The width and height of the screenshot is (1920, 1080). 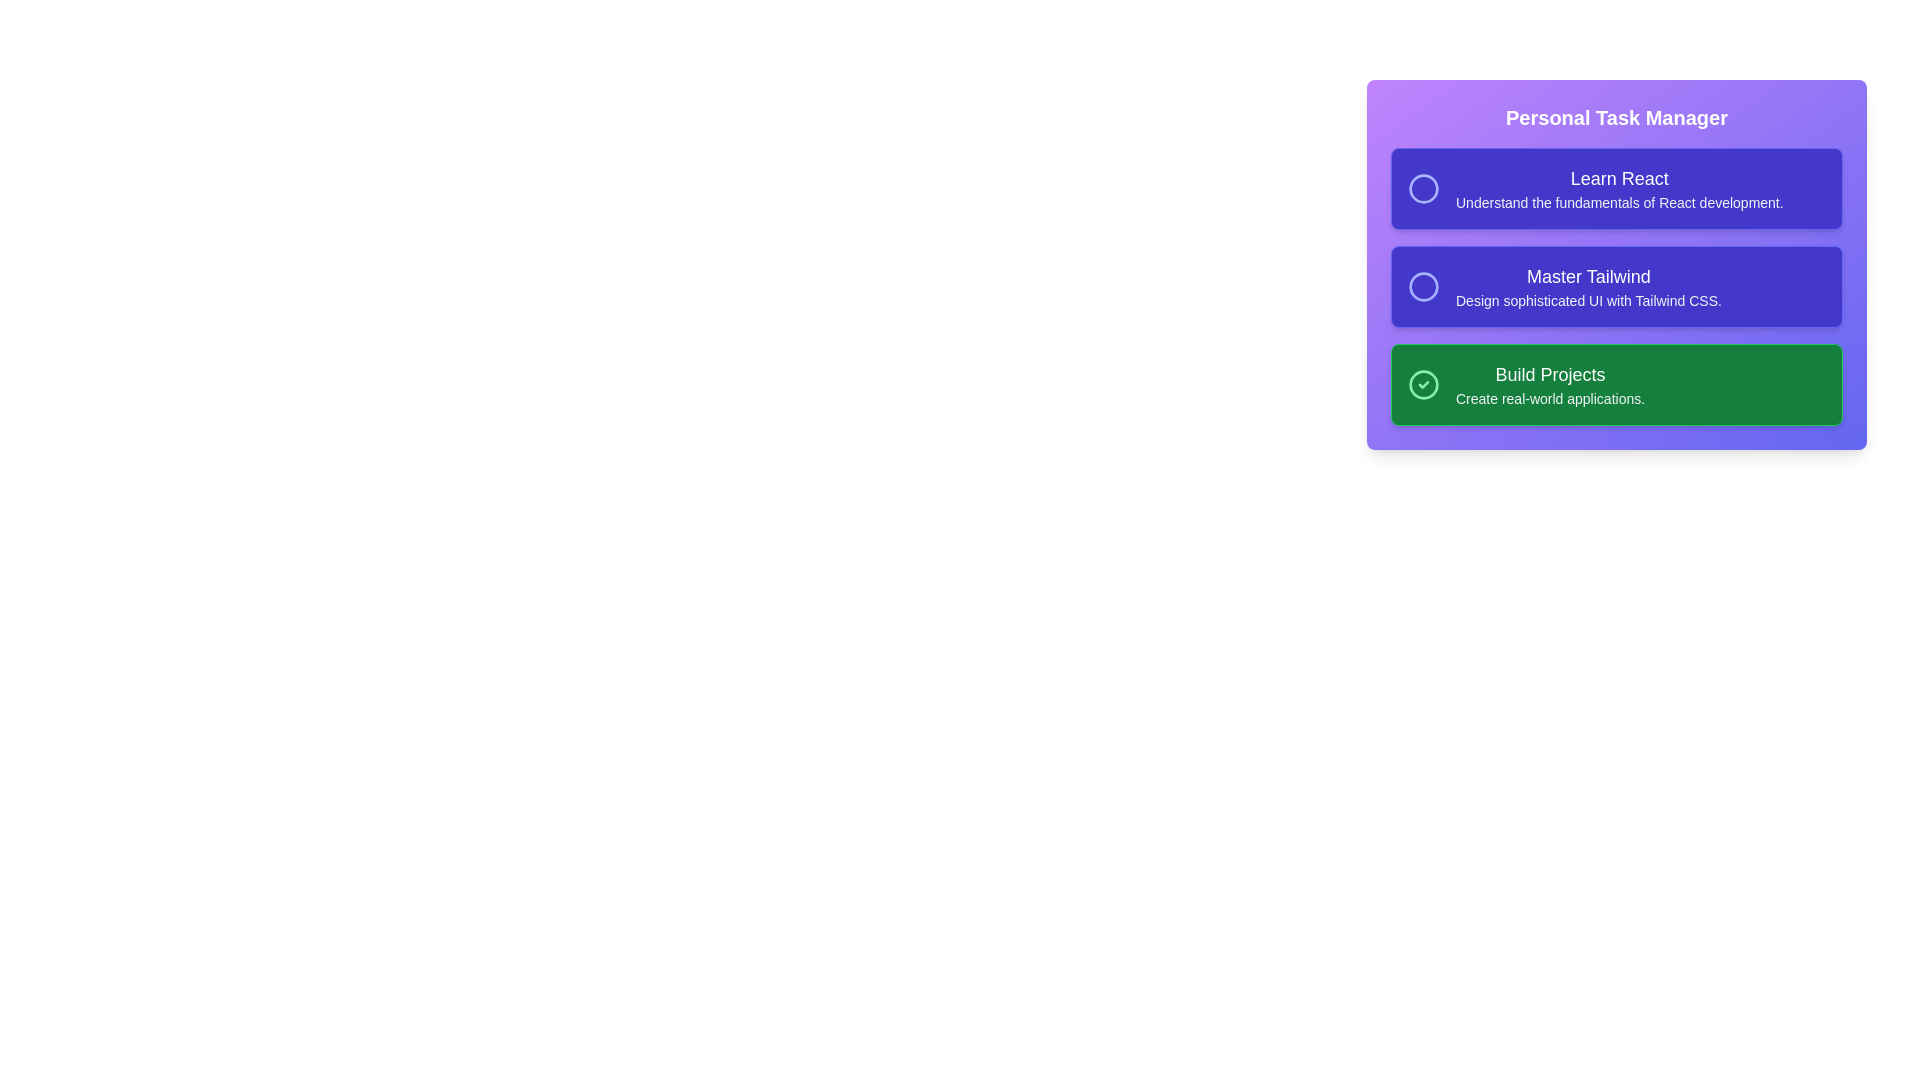 What do you see at coordinates (1617, 385) in the screenshot?
I see `the task card labeled 'Build Projects' to toggle its completion state` at bounding box center [1617, 385].